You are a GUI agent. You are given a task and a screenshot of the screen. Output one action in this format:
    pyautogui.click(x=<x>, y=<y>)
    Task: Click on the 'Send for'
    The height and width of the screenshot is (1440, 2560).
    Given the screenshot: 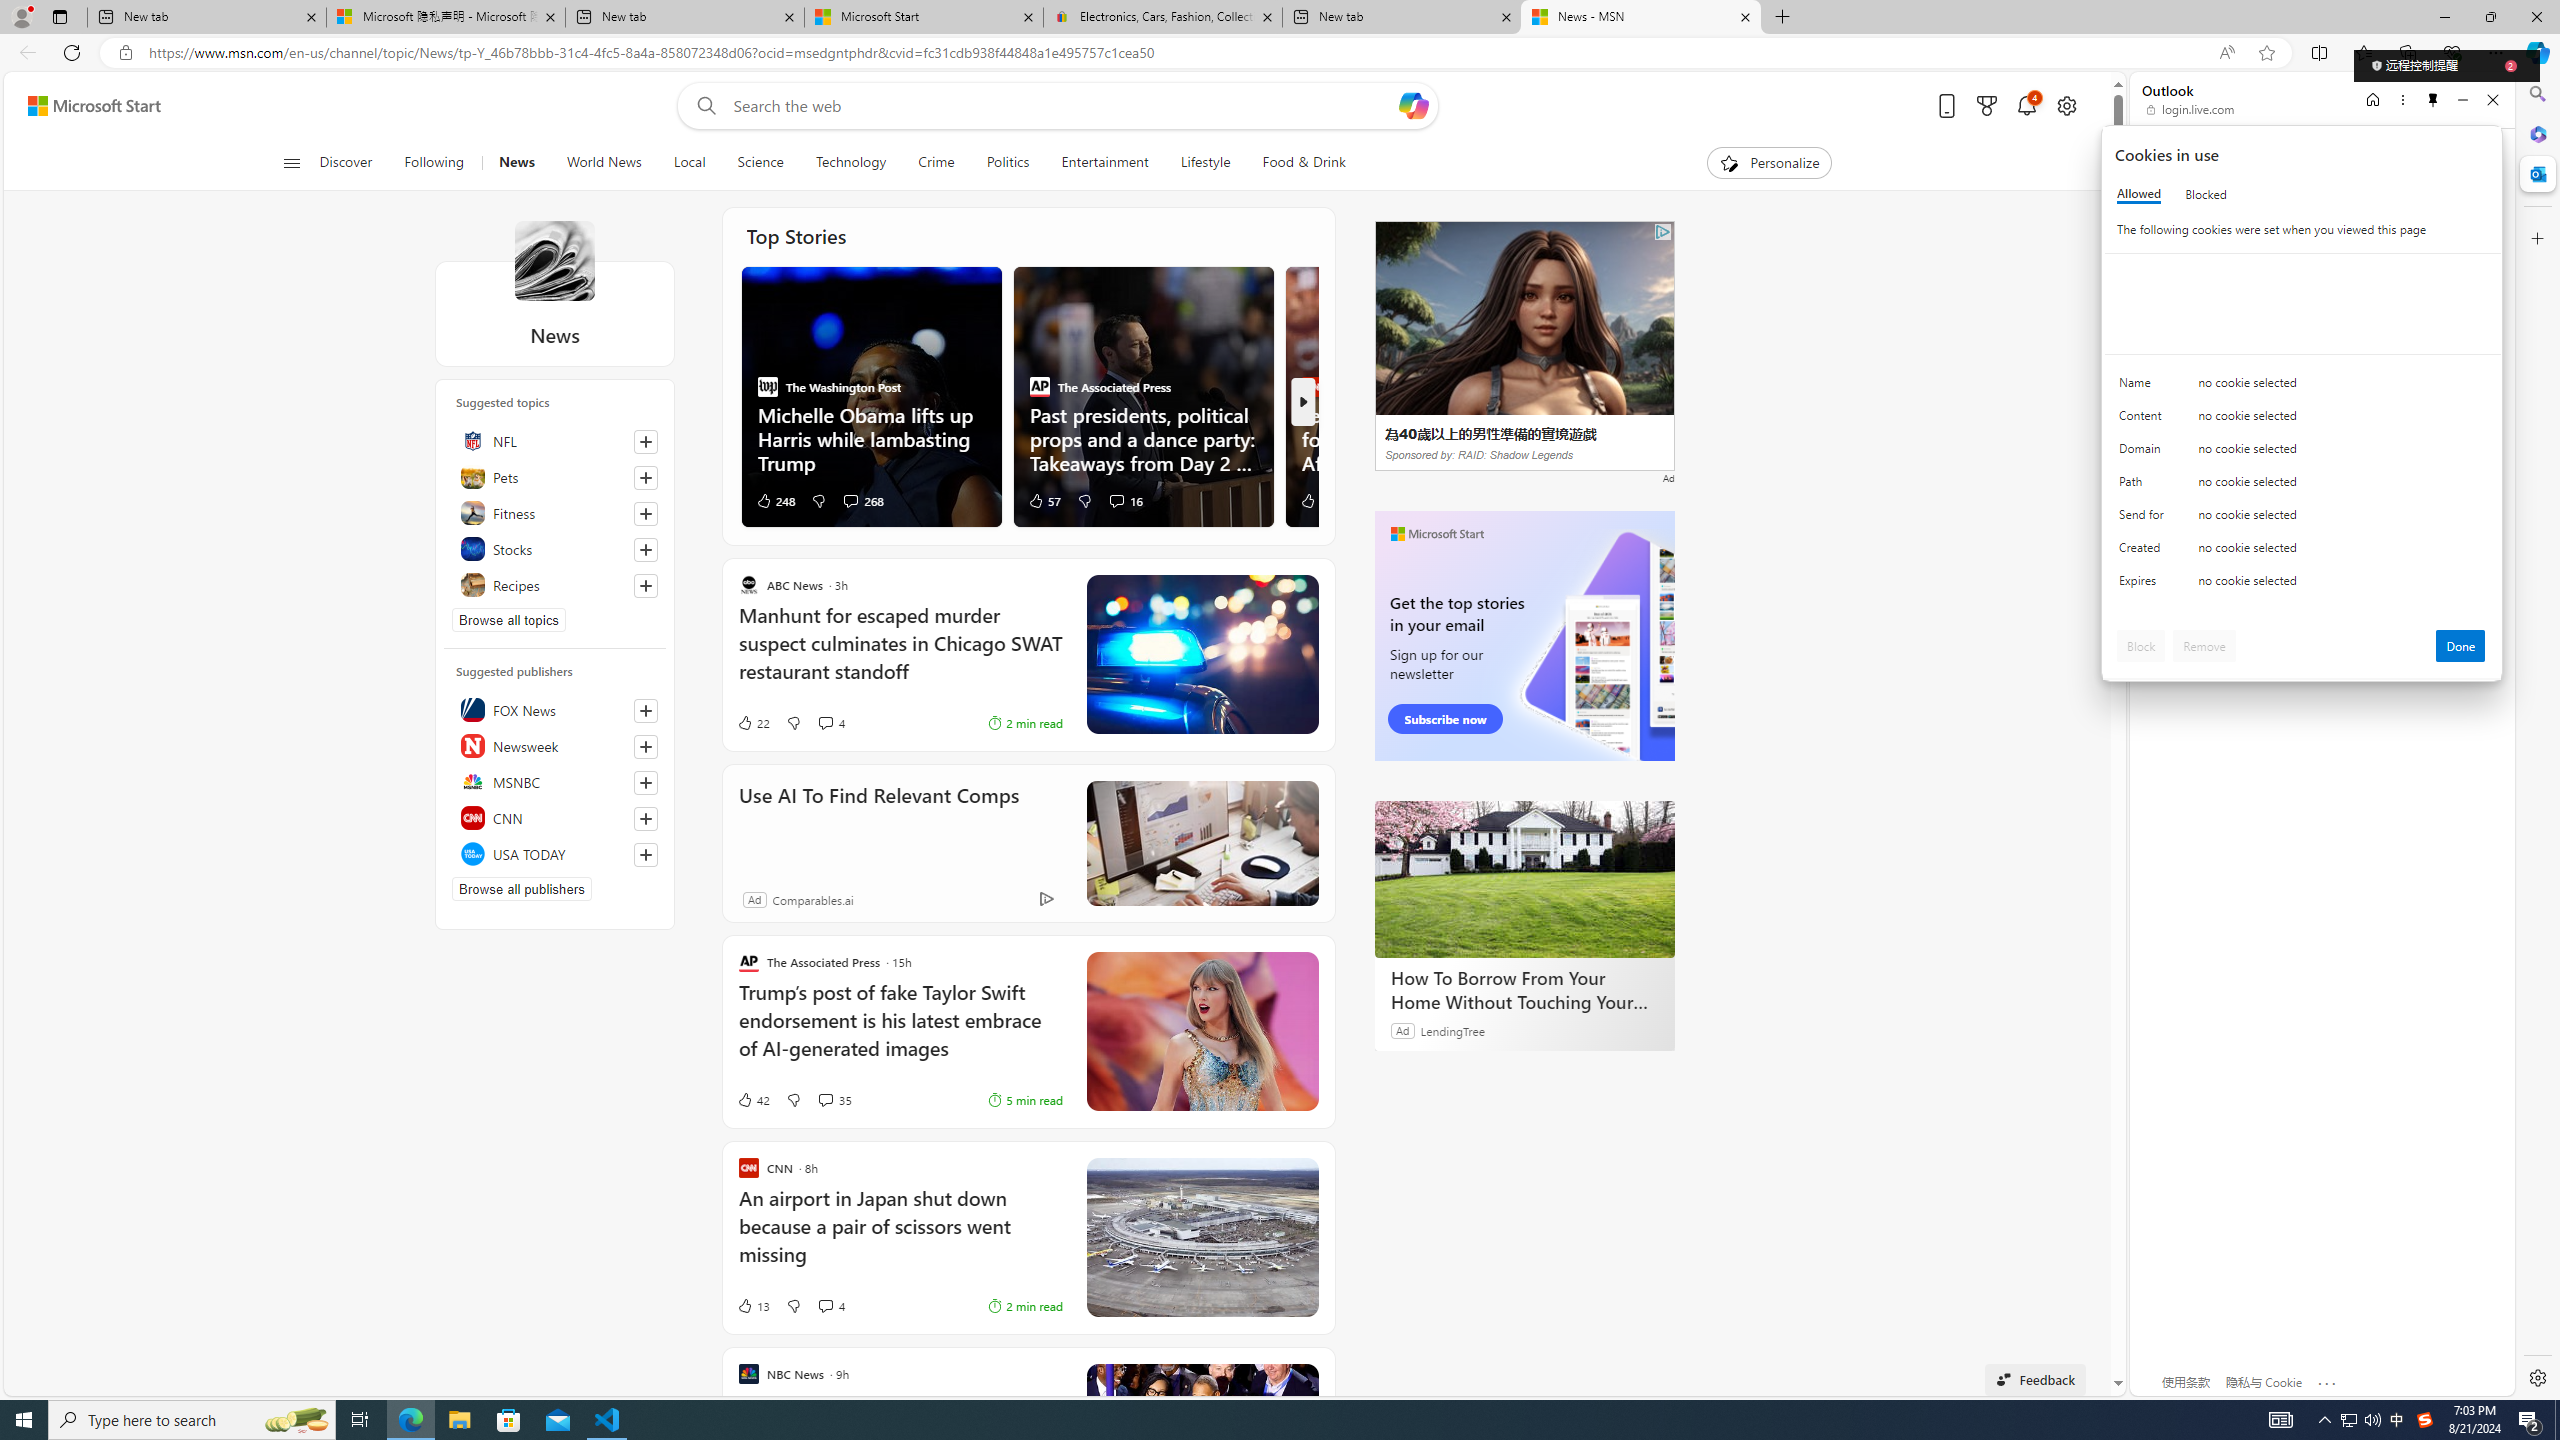 What is the action you would take?
    pyautogui.click(x=2144, y=518)
    